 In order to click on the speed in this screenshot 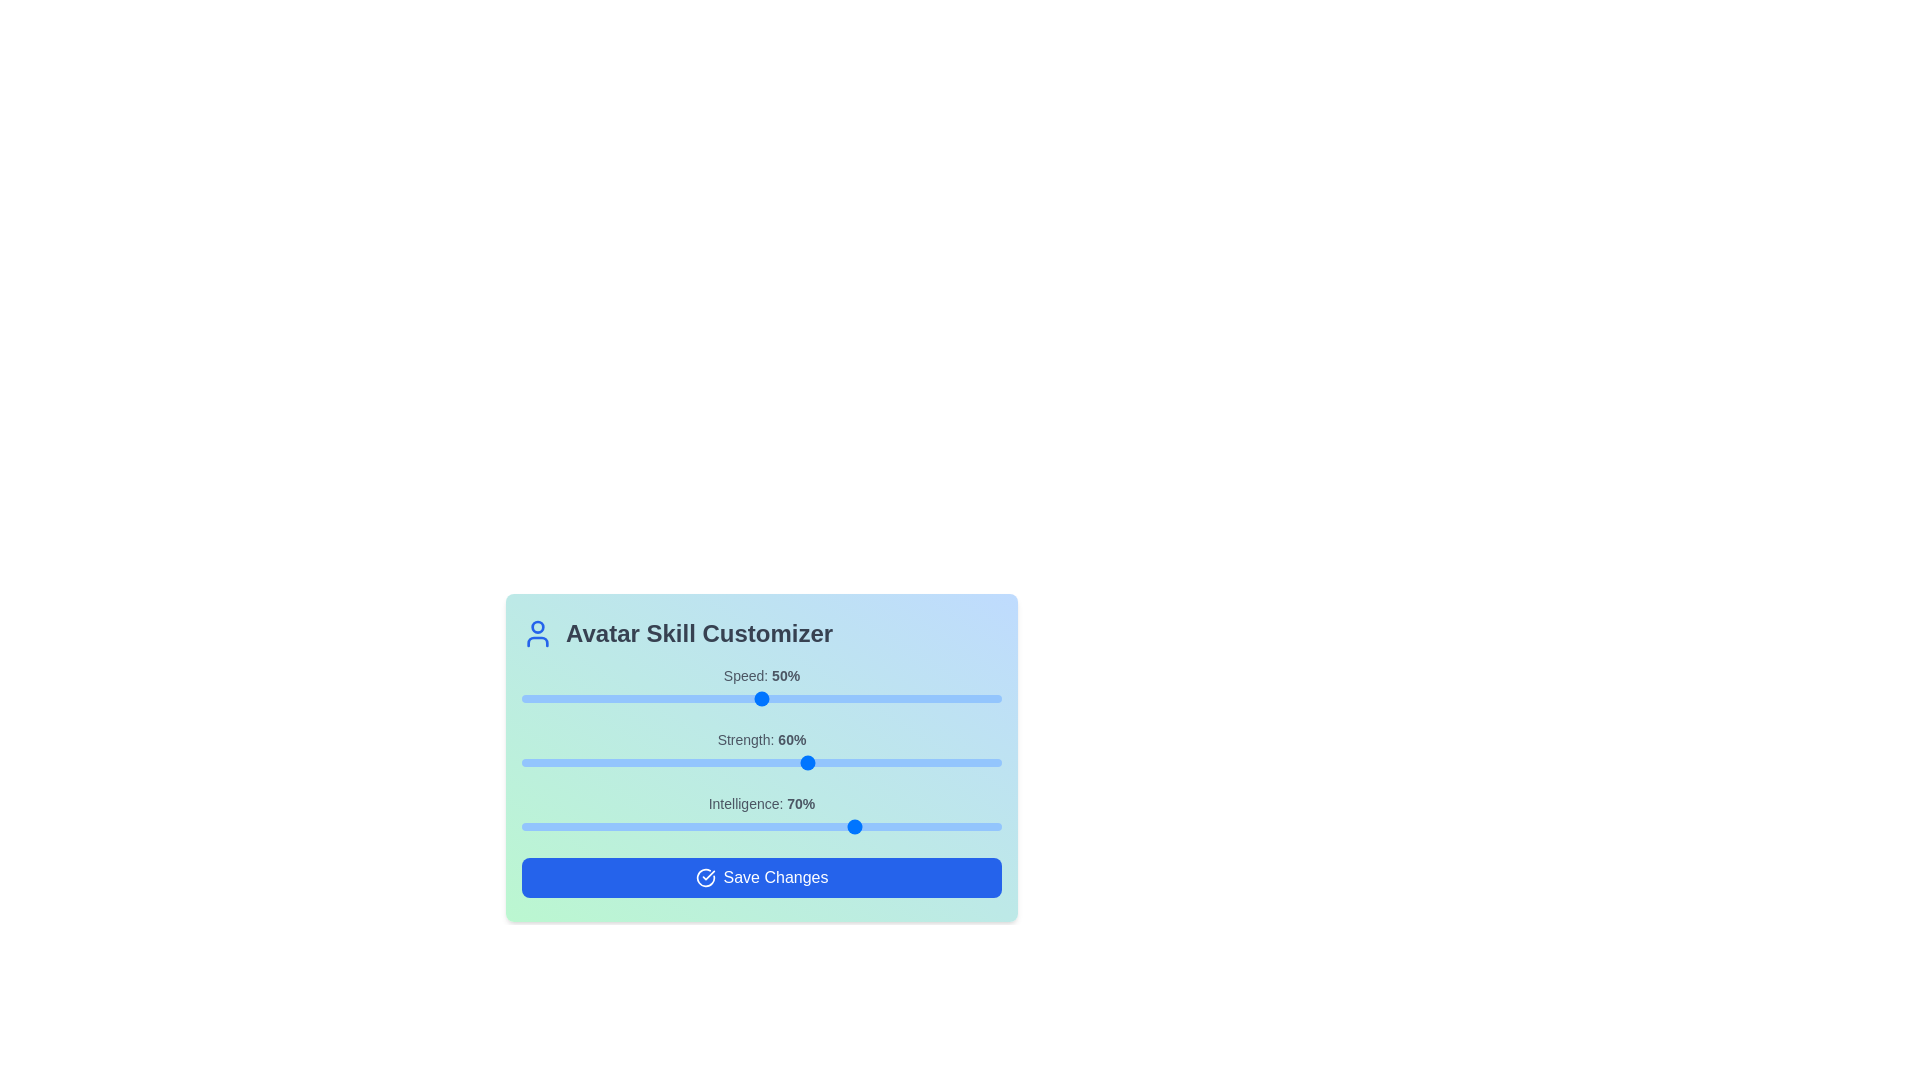, I will do `click(526, 697)`.